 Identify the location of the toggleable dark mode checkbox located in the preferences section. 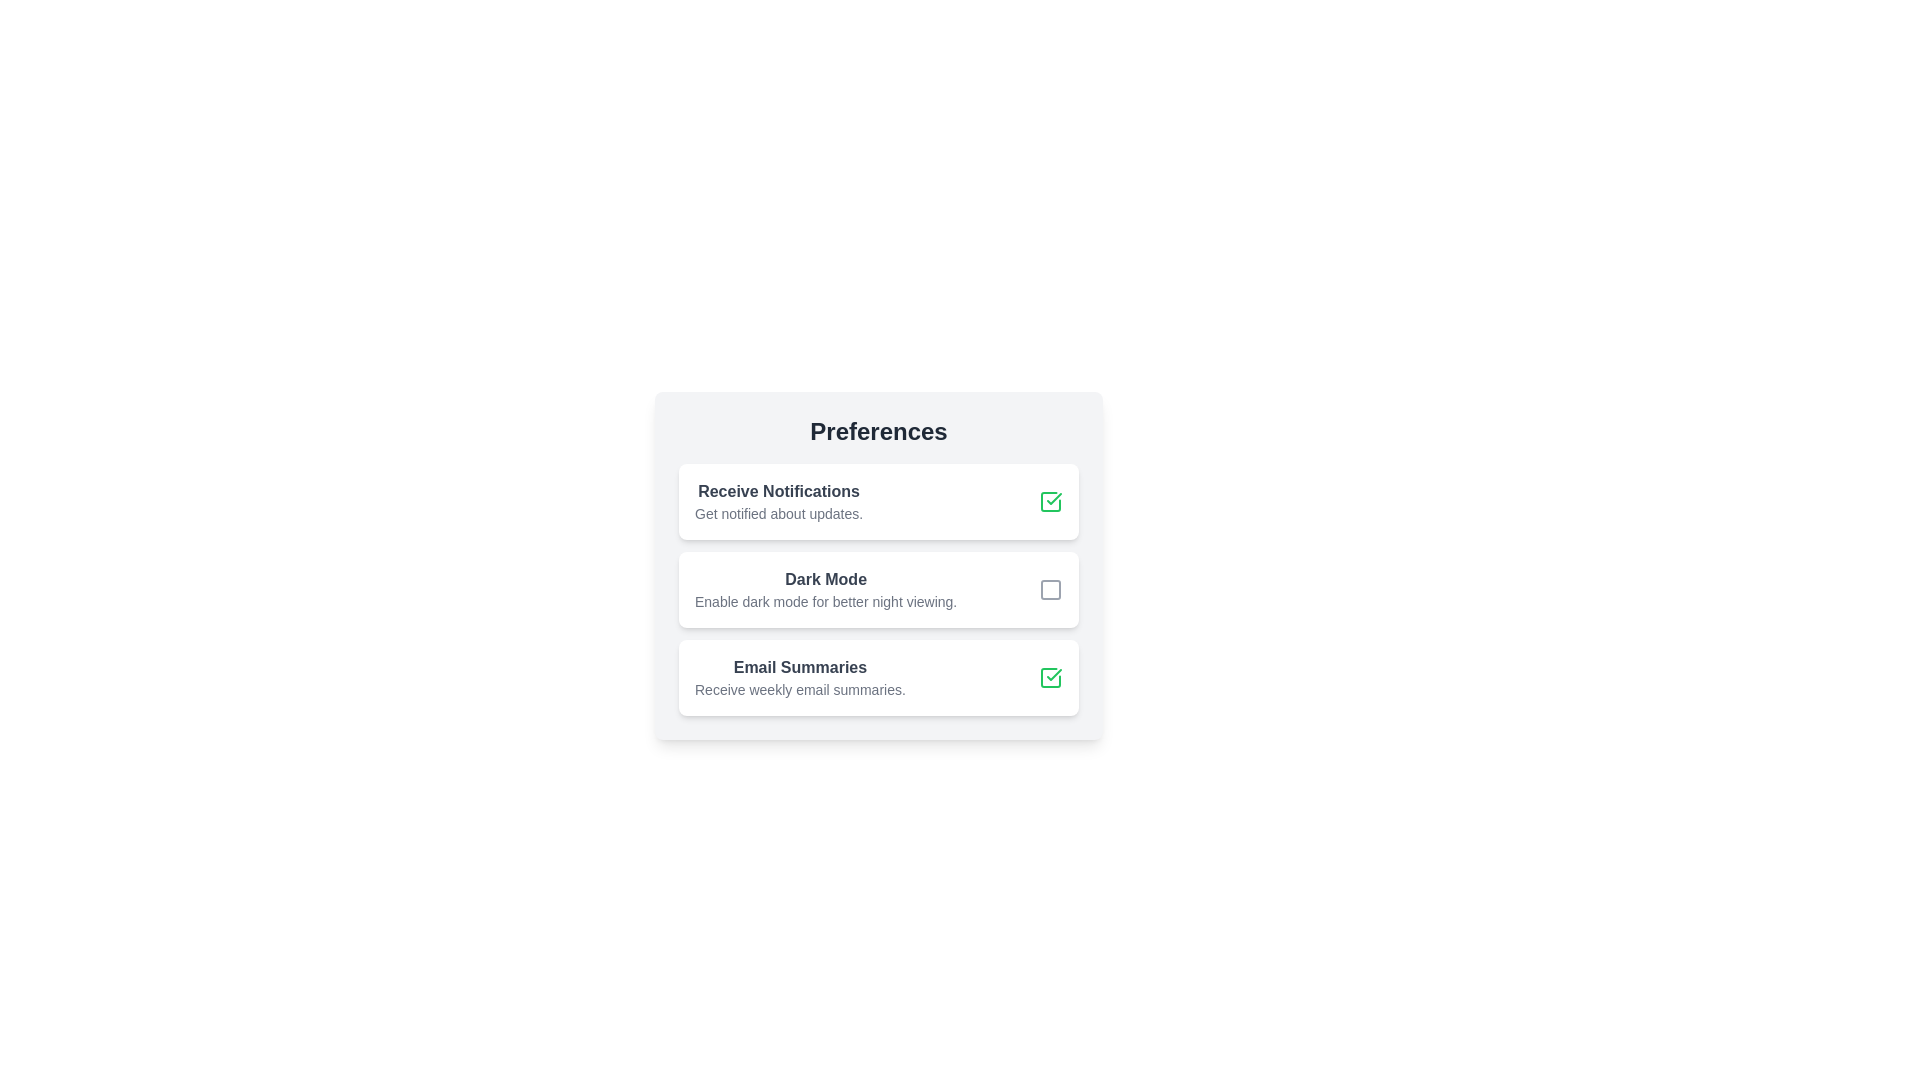
(878, 589).